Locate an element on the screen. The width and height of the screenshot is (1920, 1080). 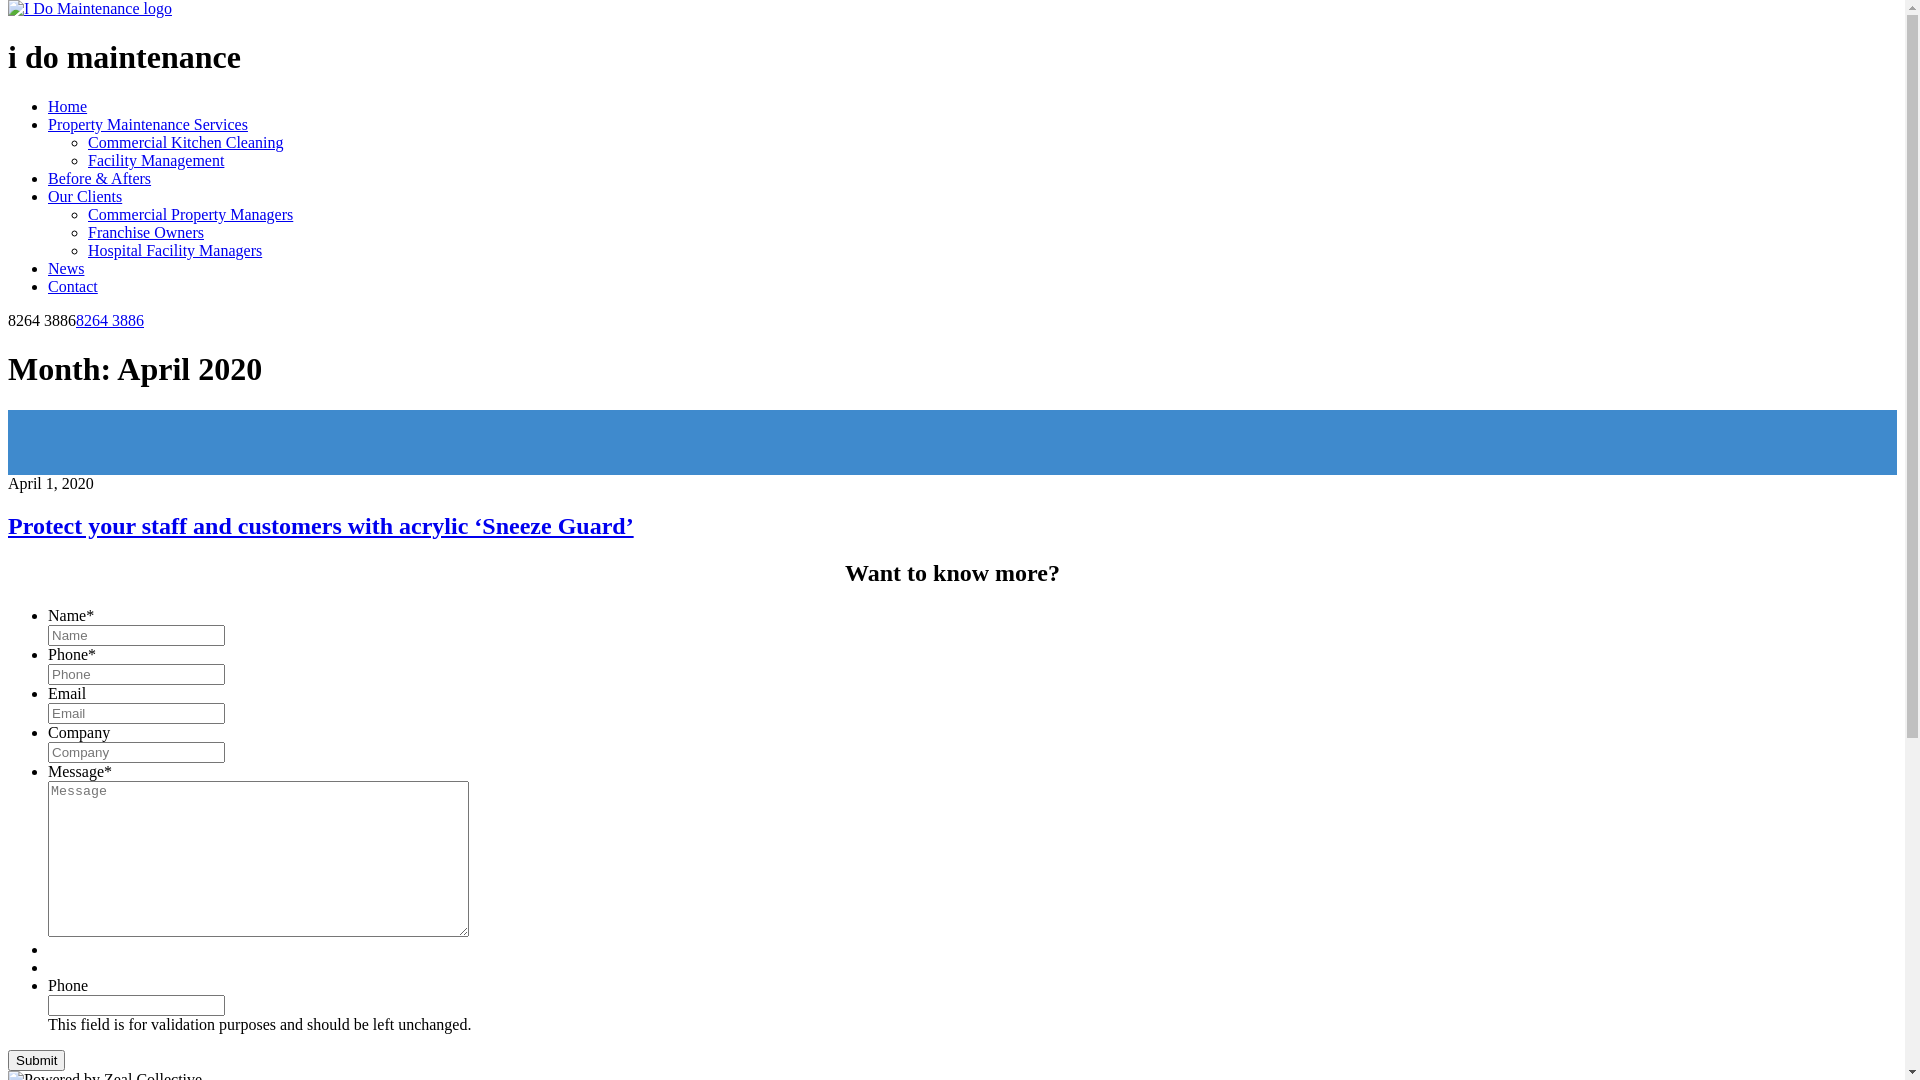
'Franchise Owners' is located at coordinates (144, 231).